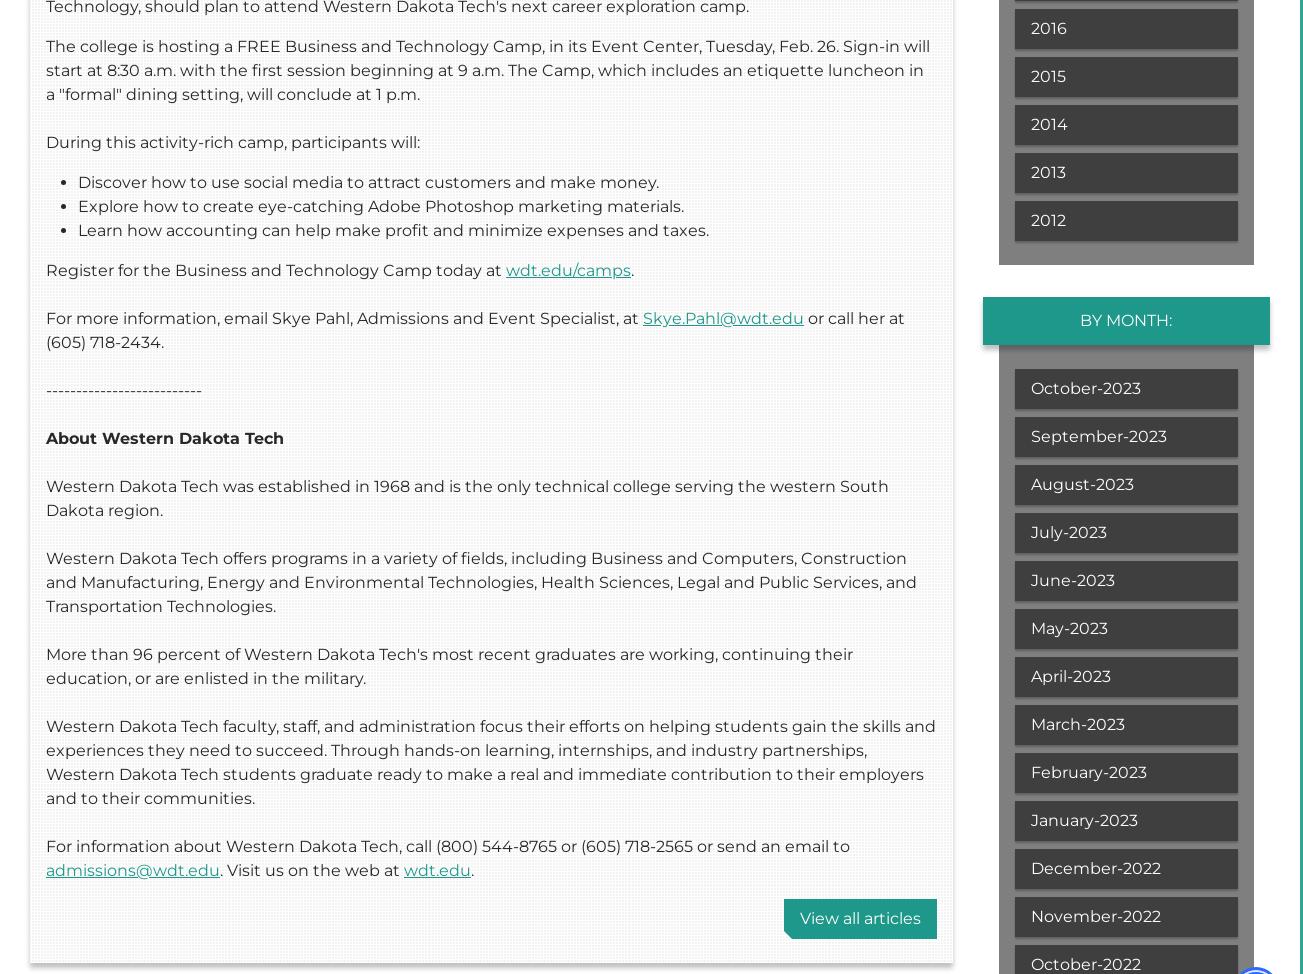 The image size is (1303, 974). What do you see at coordinates (1087, 771) in the screenshot?
I see `'February-2023'` at bounding box center [1087, 771].